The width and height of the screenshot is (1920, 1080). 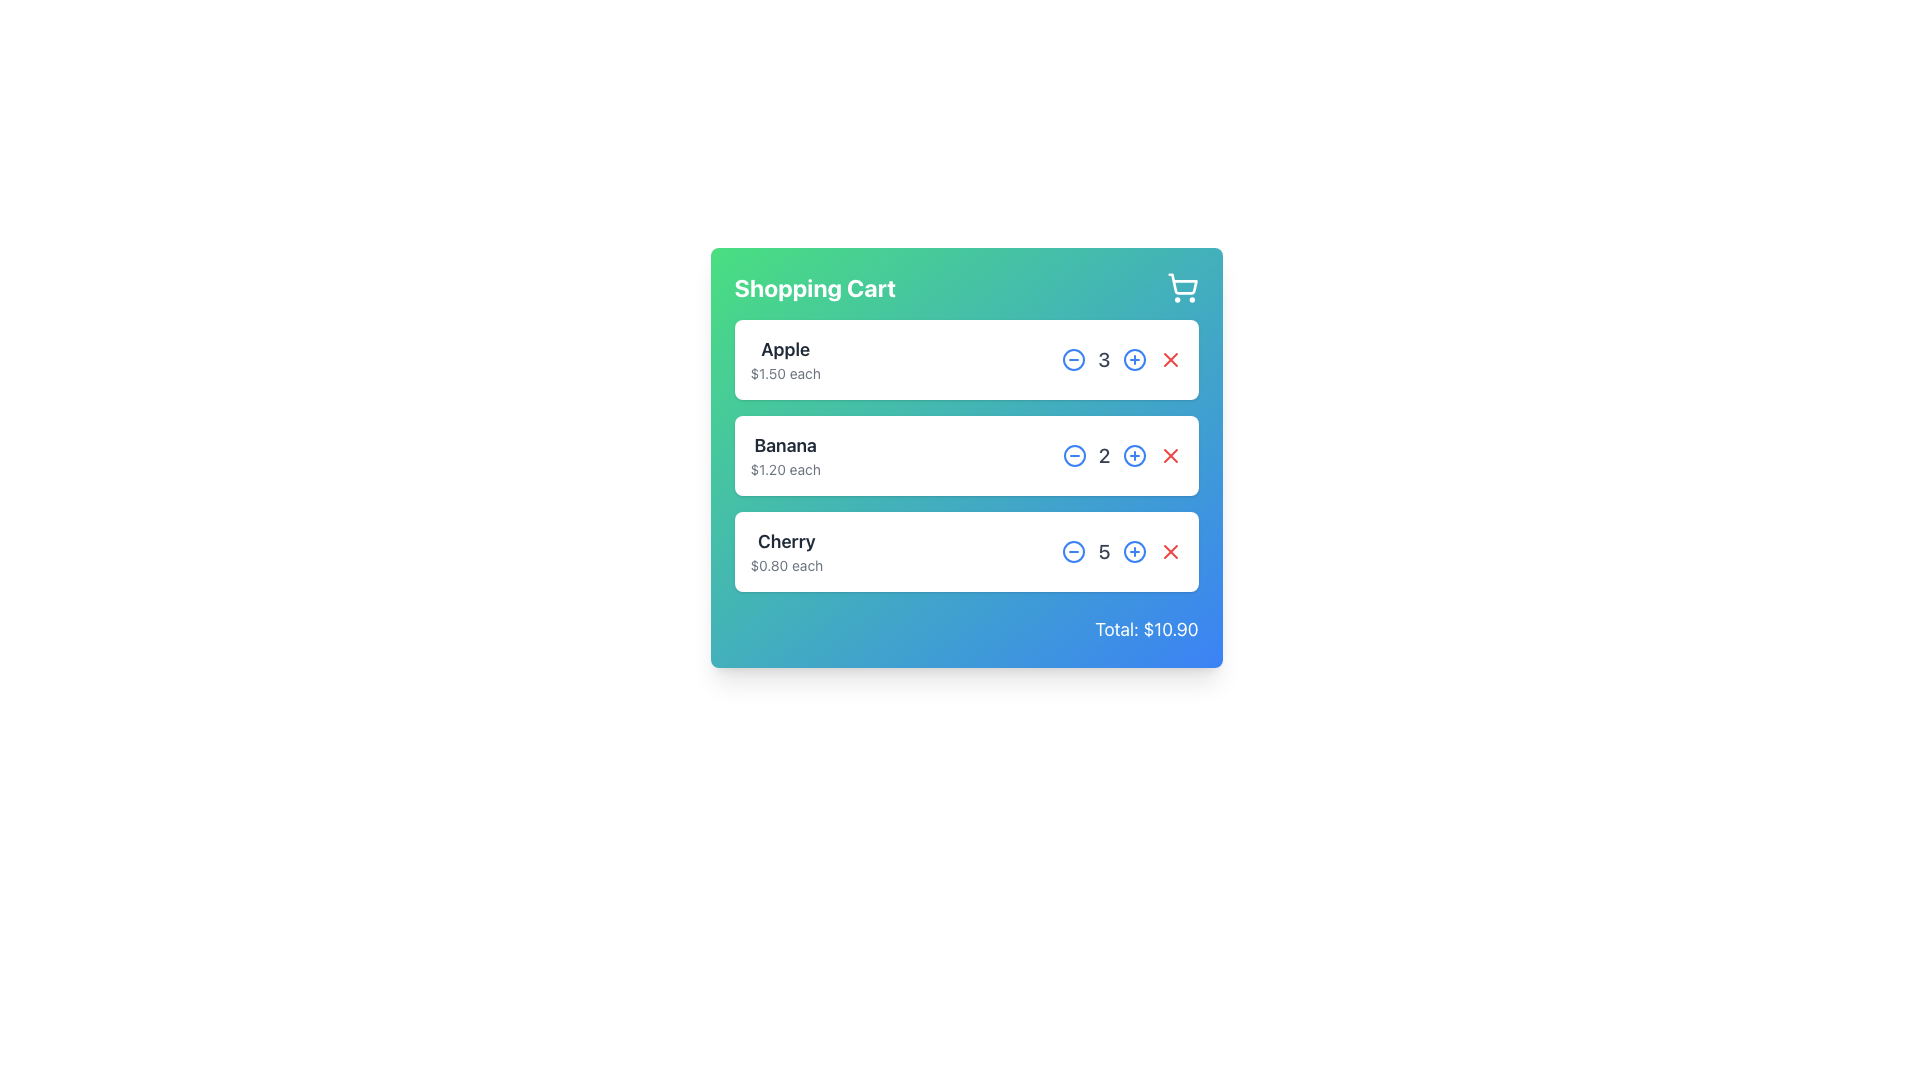 What do you see at coordinates (1134, 551) in the screenshot?
I see `the blue circular button with a plus icon located to the right of the count number '5' for the 'Cherry' item in the cart layout` at bounding box center [1134, 551].